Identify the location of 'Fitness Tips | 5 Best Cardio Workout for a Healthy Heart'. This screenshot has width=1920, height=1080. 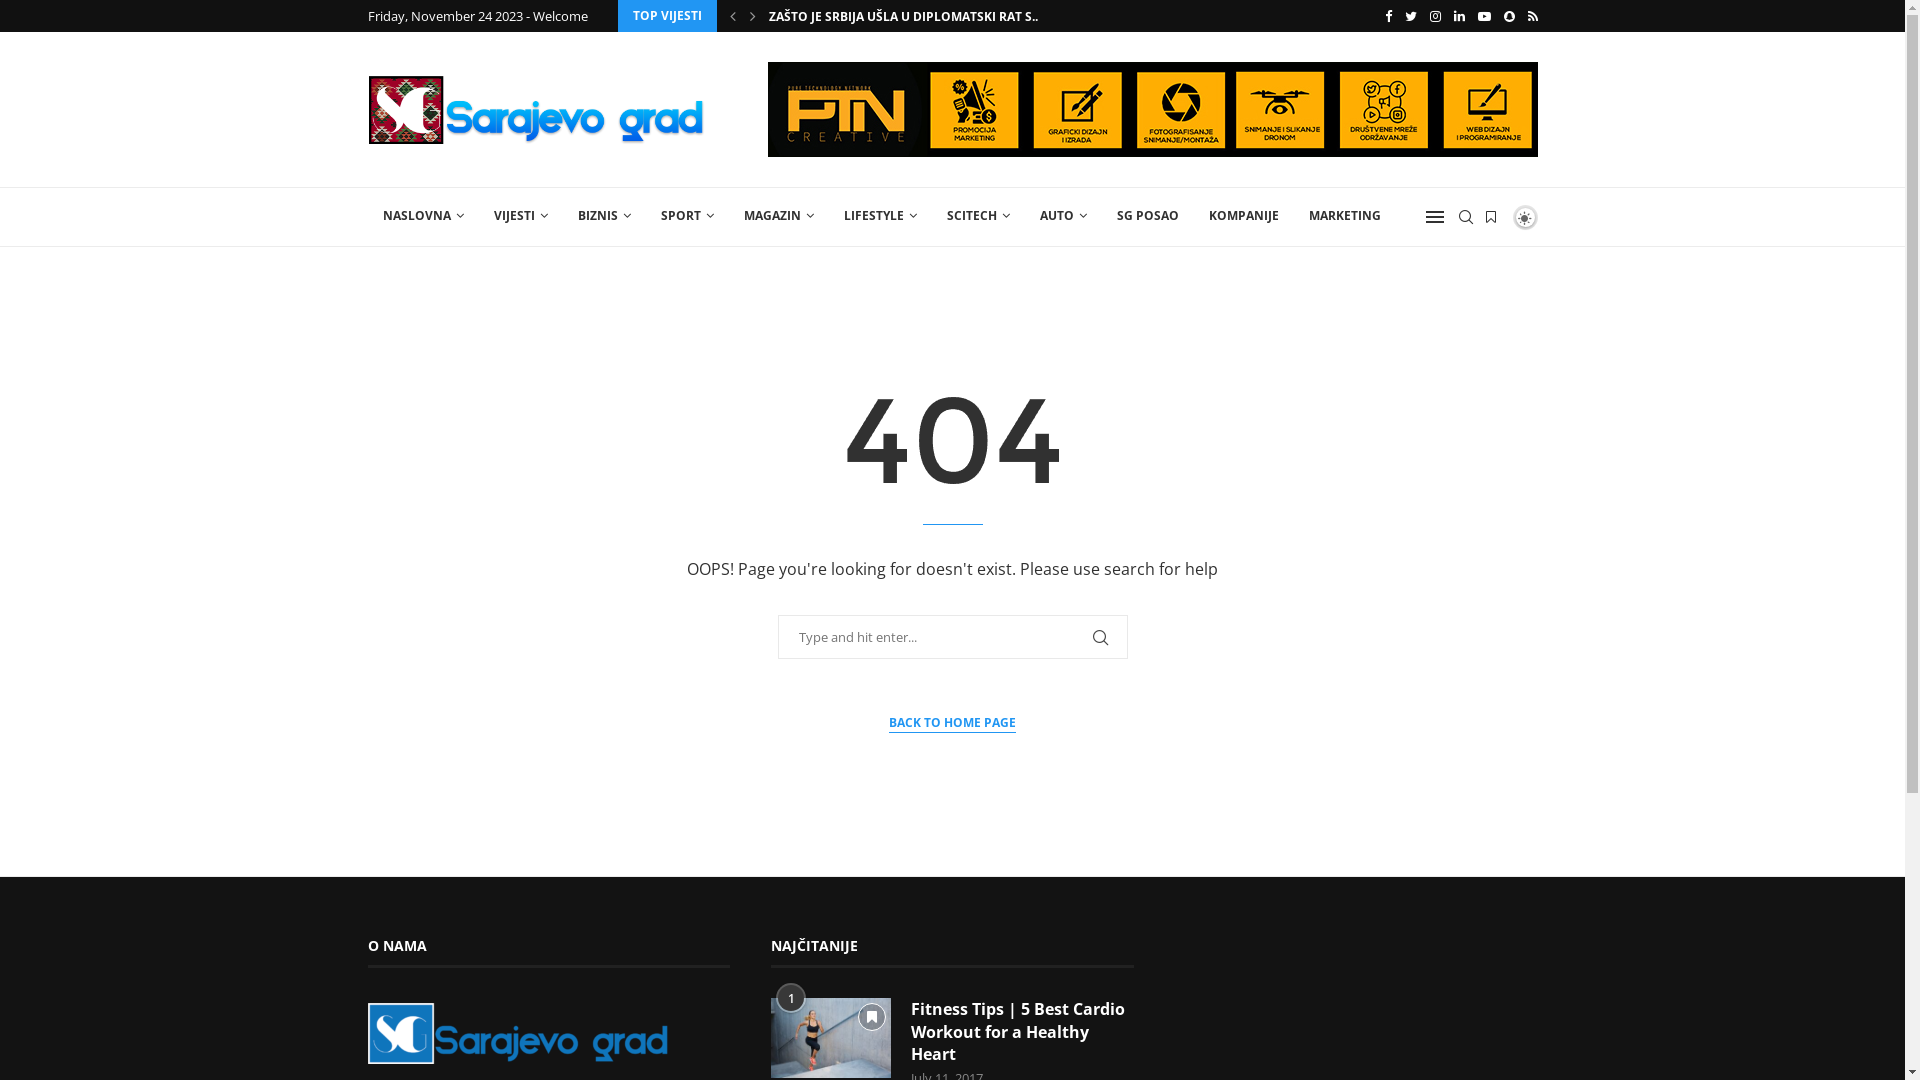
(1022, 1031).